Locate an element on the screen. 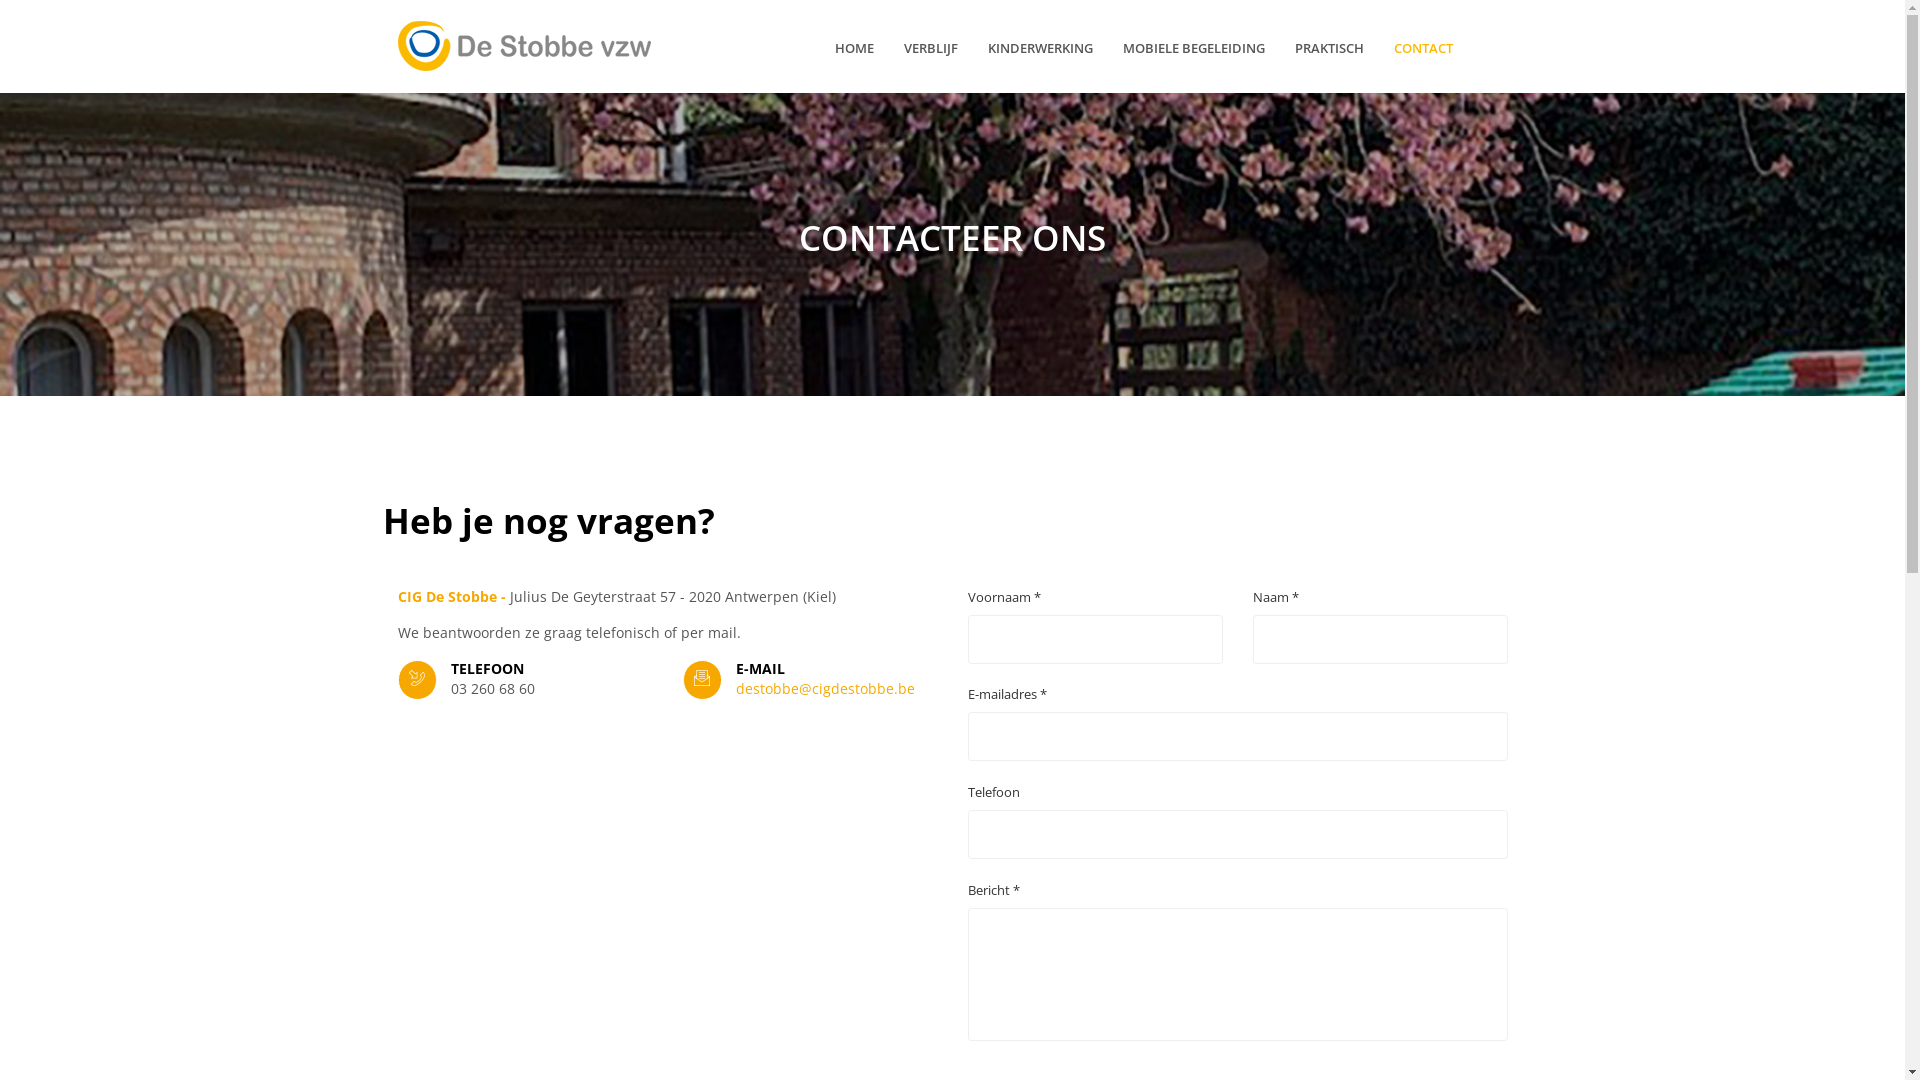  'CONTACT' is located at coordinates (1422, 47).